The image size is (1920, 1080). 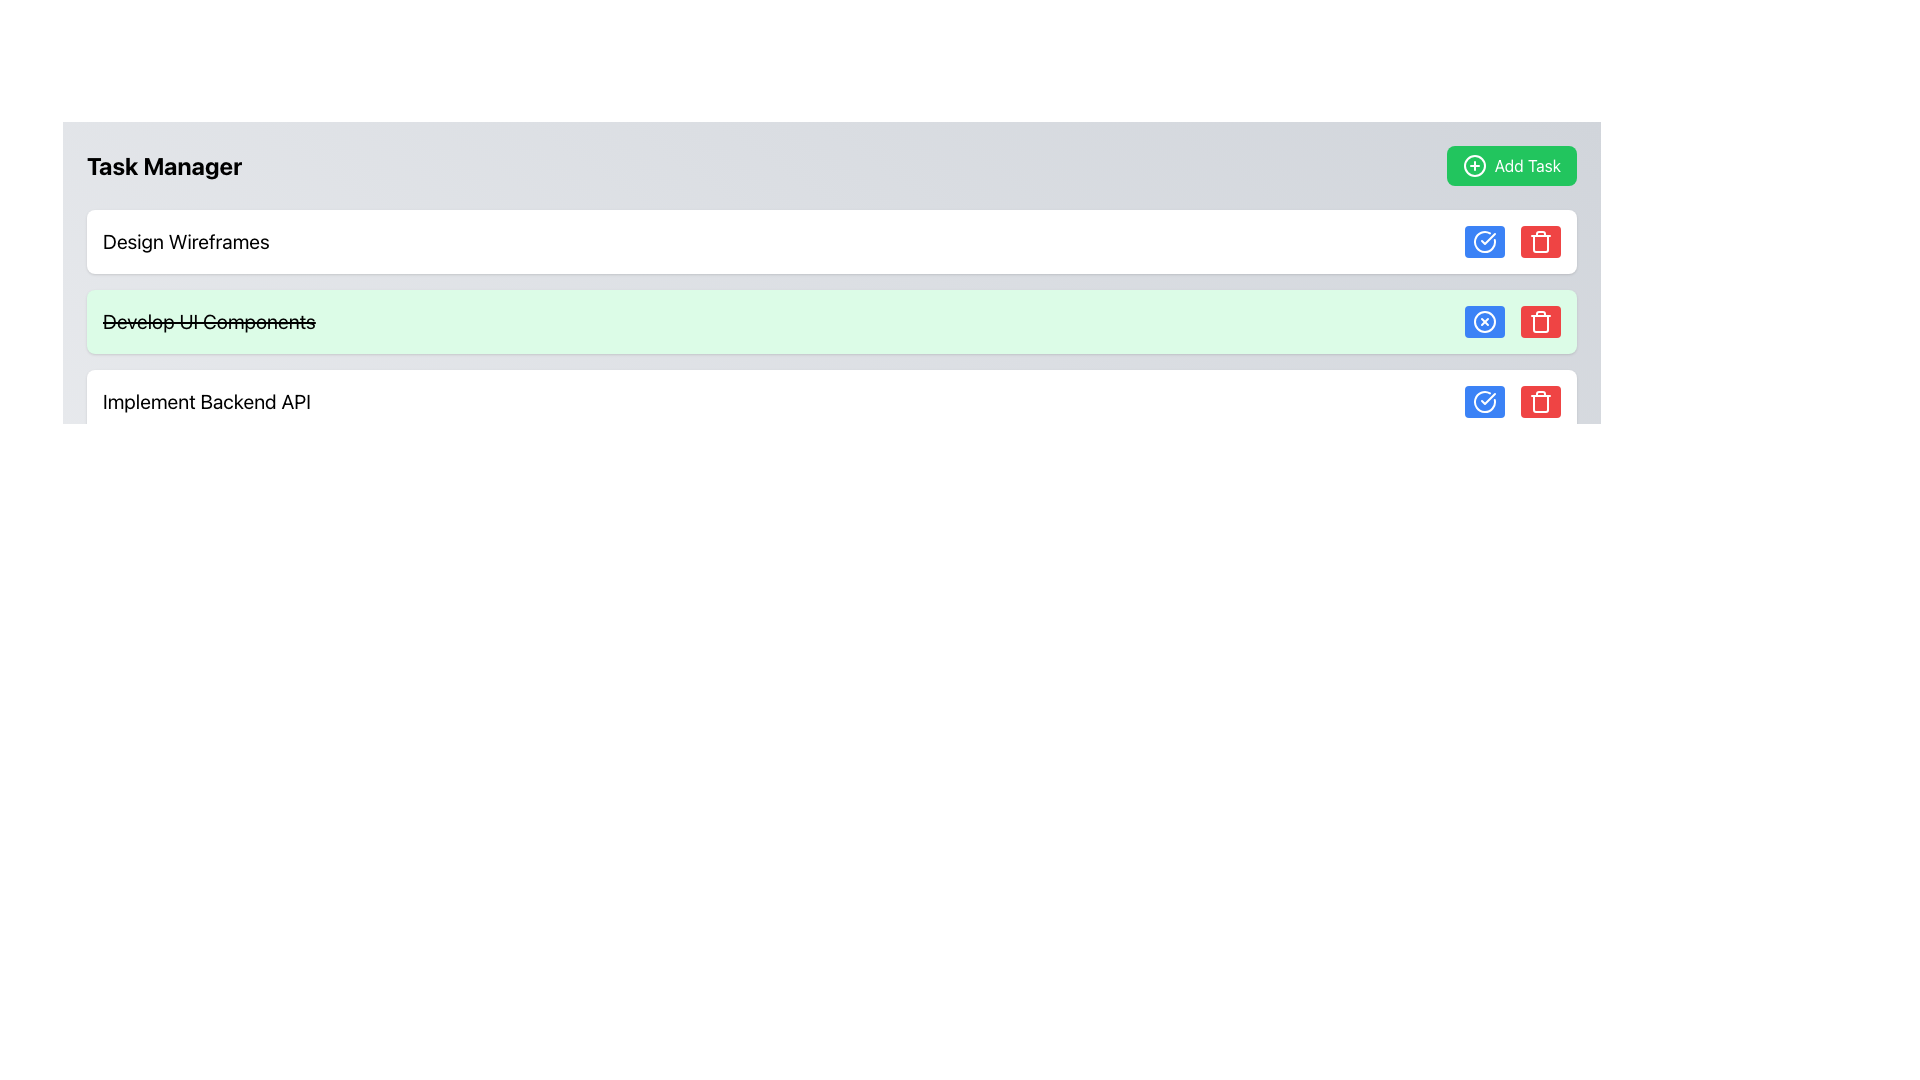 What do you see at coordinates (1484, 401) in the screenshot?
I see `the blue rounded rectangular button with a checkmark icon next to the 'Develop UI Components' task` at bounding box center [1484, 401].